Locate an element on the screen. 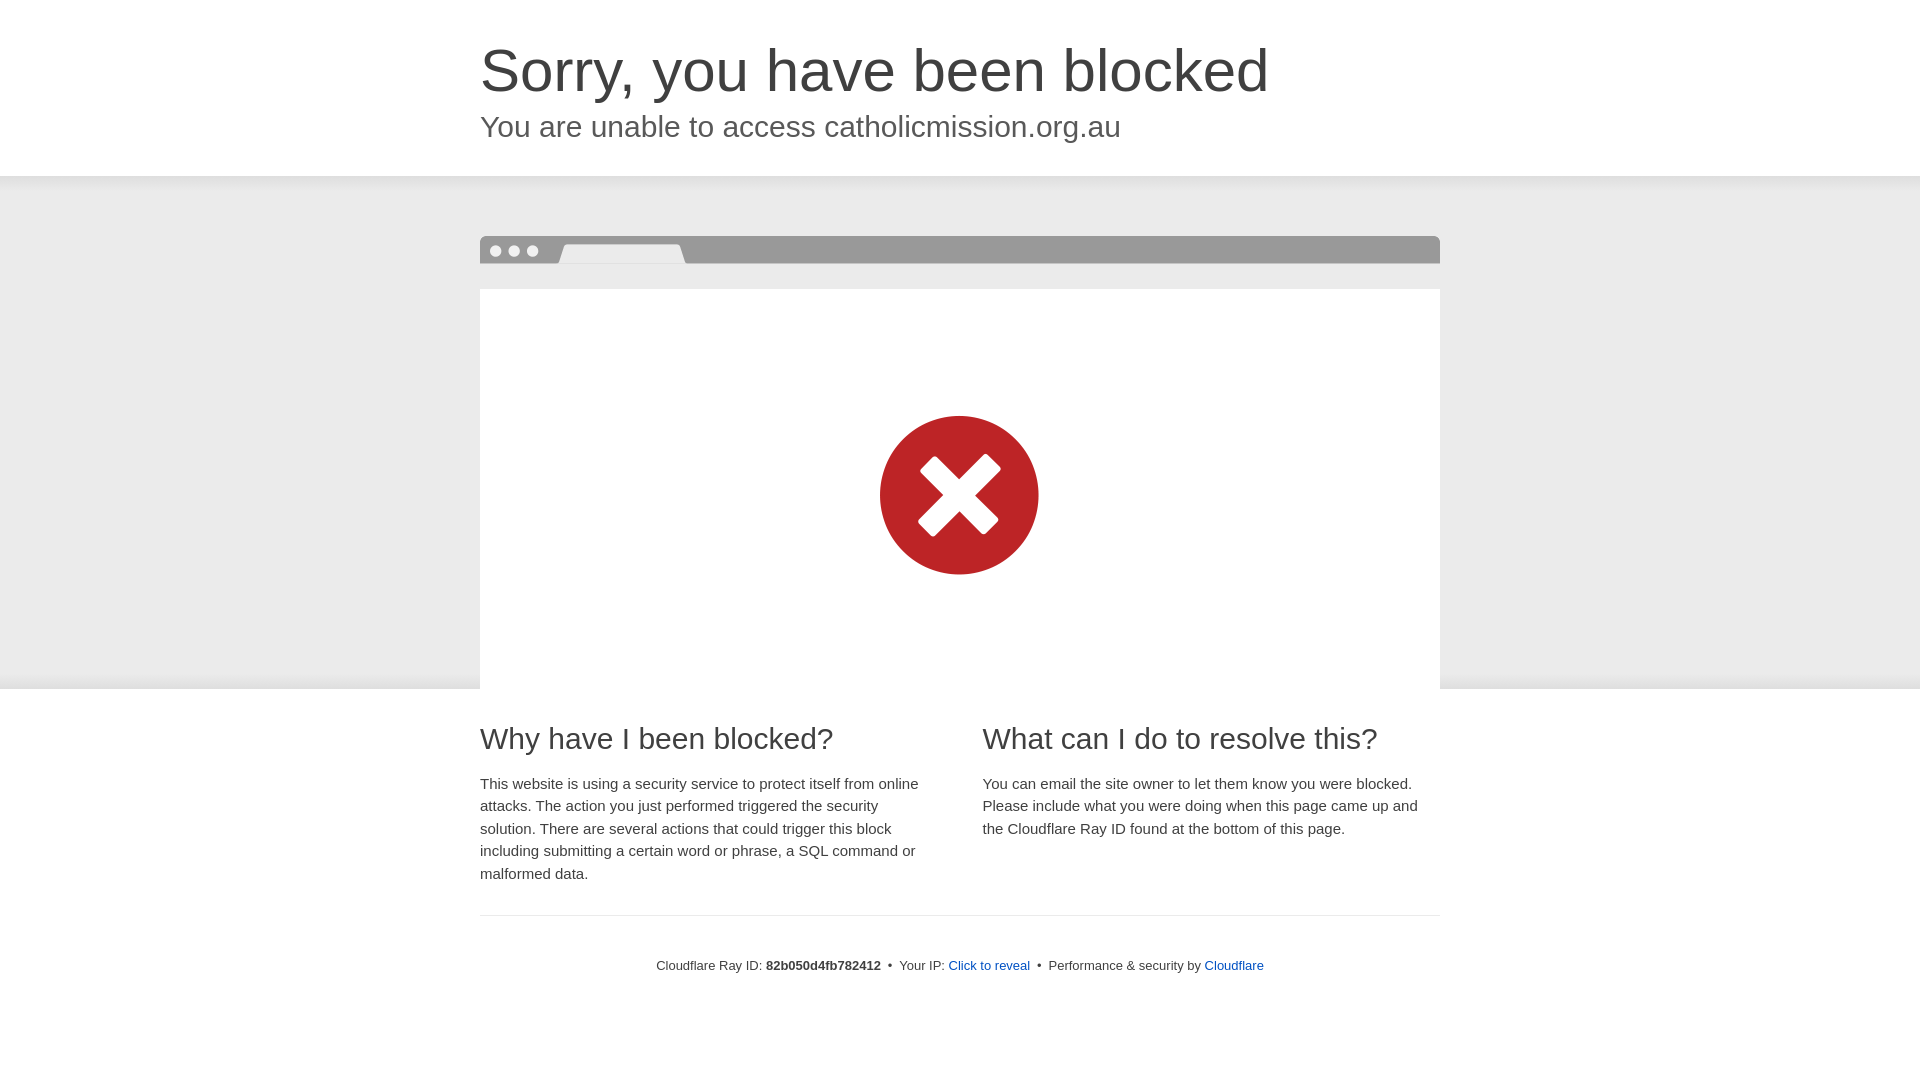  'Click to reveal' is located at coordinates (989, 964).